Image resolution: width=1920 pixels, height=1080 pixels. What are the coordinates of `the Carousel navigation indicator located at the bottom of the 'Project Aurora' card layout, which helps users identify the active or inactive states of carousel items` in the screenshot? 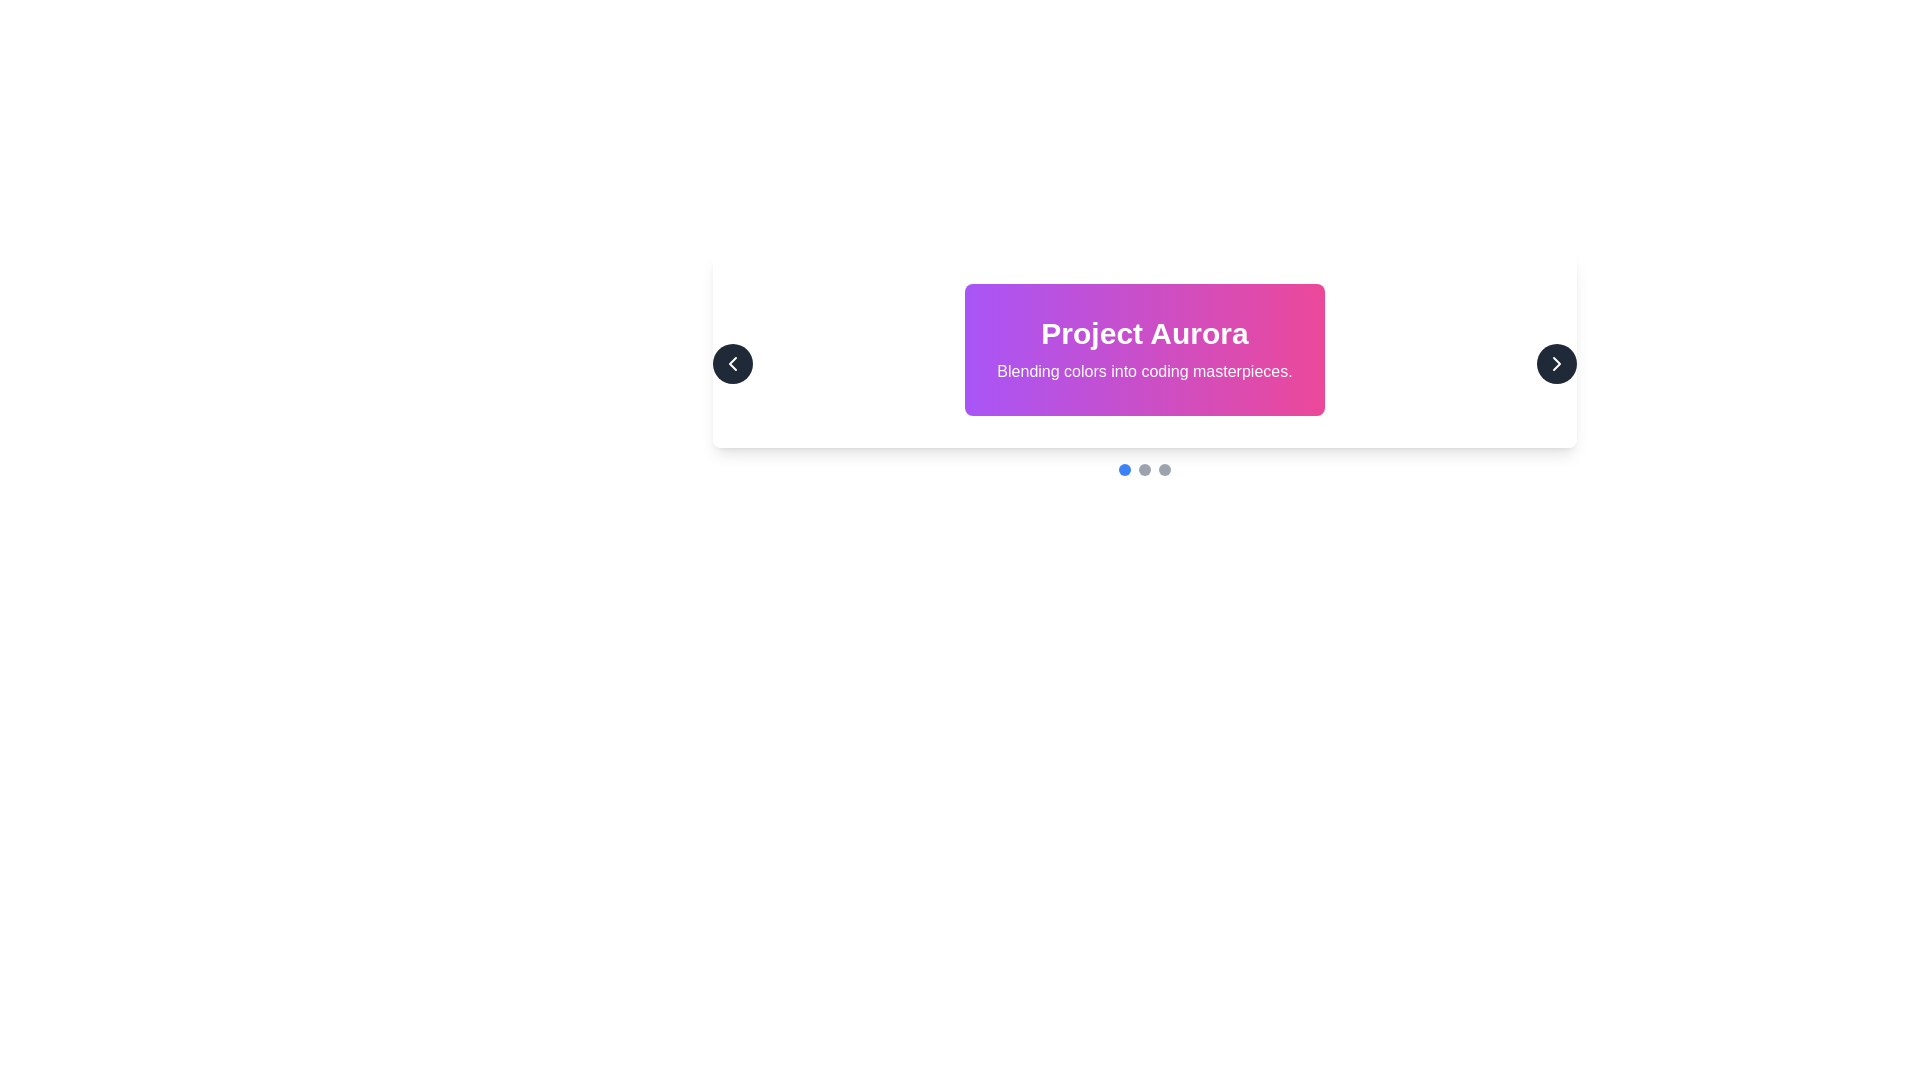 It's located at (1145, 470).